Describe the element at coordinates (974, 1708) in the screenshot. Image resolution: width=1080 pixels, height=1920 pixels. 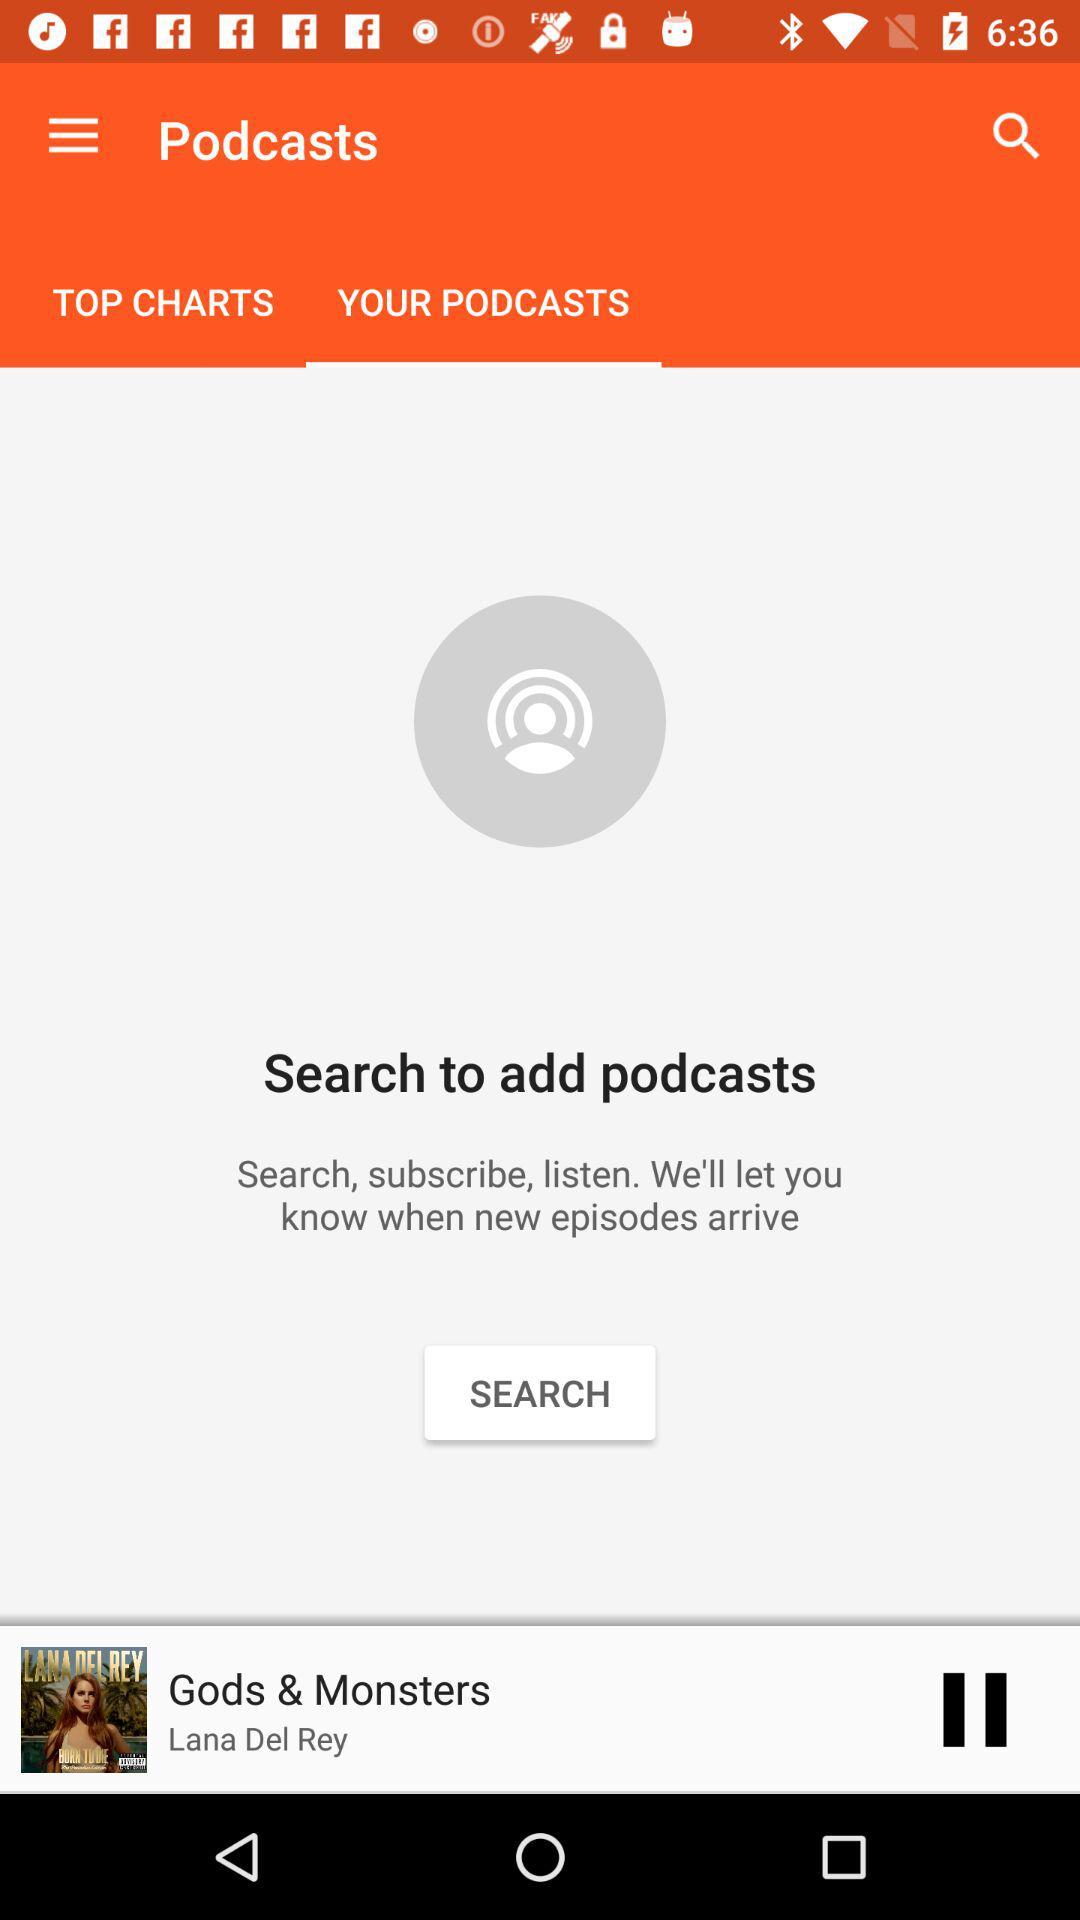
I see `the item at the bottom right corner` at that location.